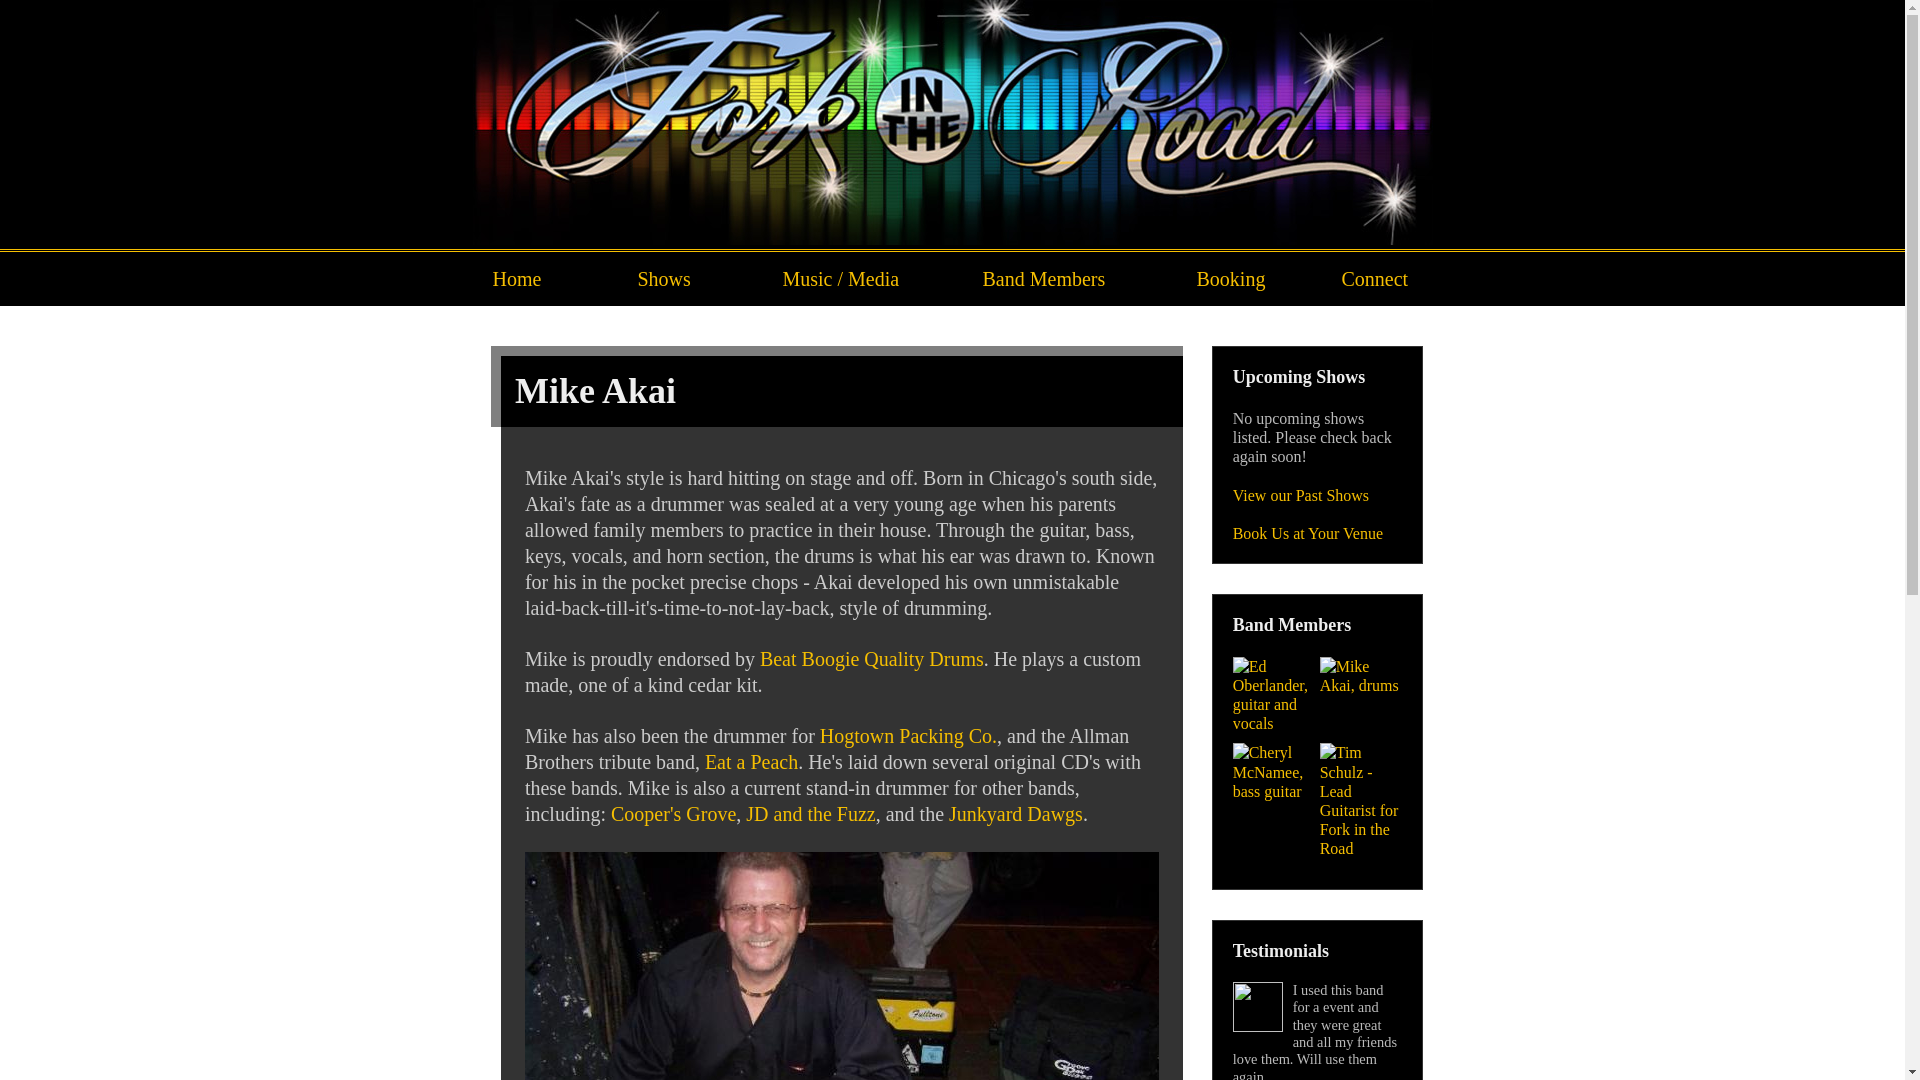 Image resolution: width=1920 pixels, height=1080 pixels. I want to click on 'View our Past Shows', so click(1300, 495).